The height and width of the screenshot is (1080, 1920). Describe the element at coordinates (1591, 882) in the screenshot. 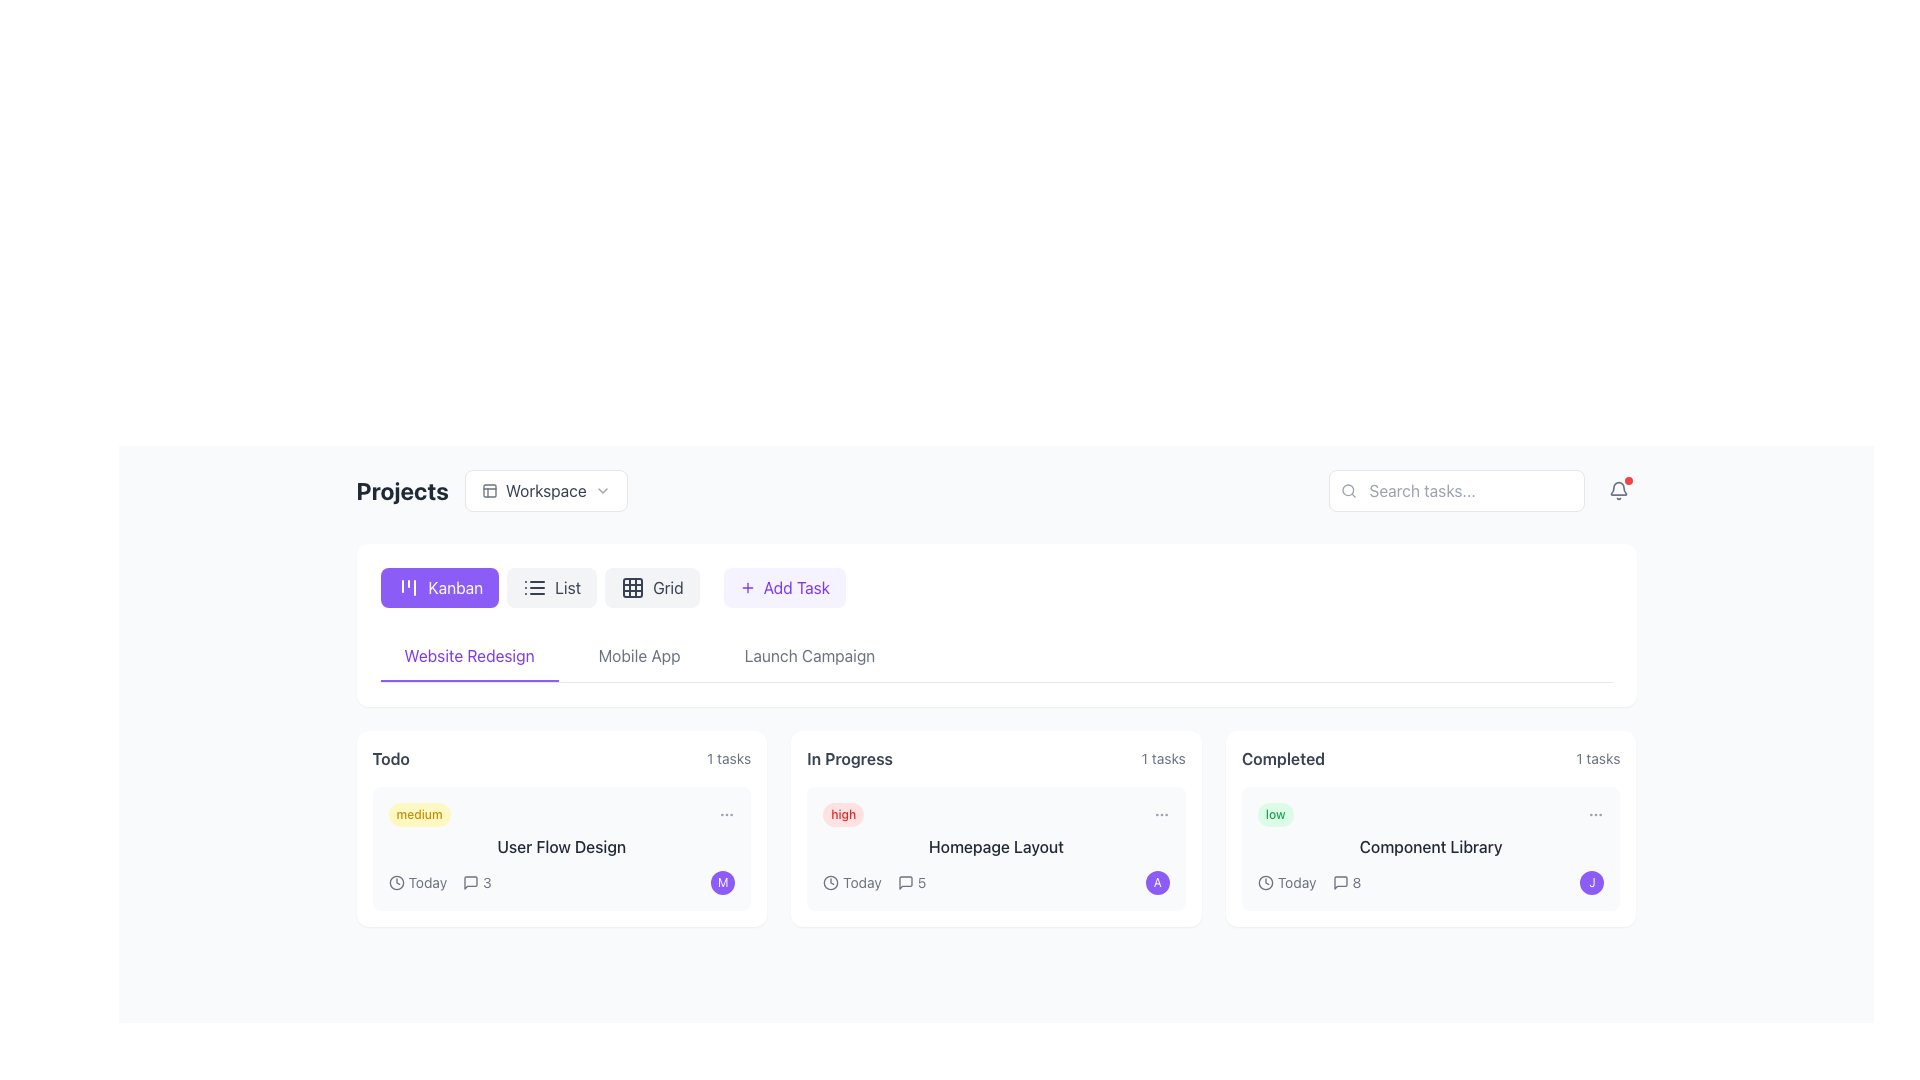

I see `the small circular badge with a violet background containing the white capital letter 'J', located in the 'Completed' section of the task card titled 'Component Library'` at that location.